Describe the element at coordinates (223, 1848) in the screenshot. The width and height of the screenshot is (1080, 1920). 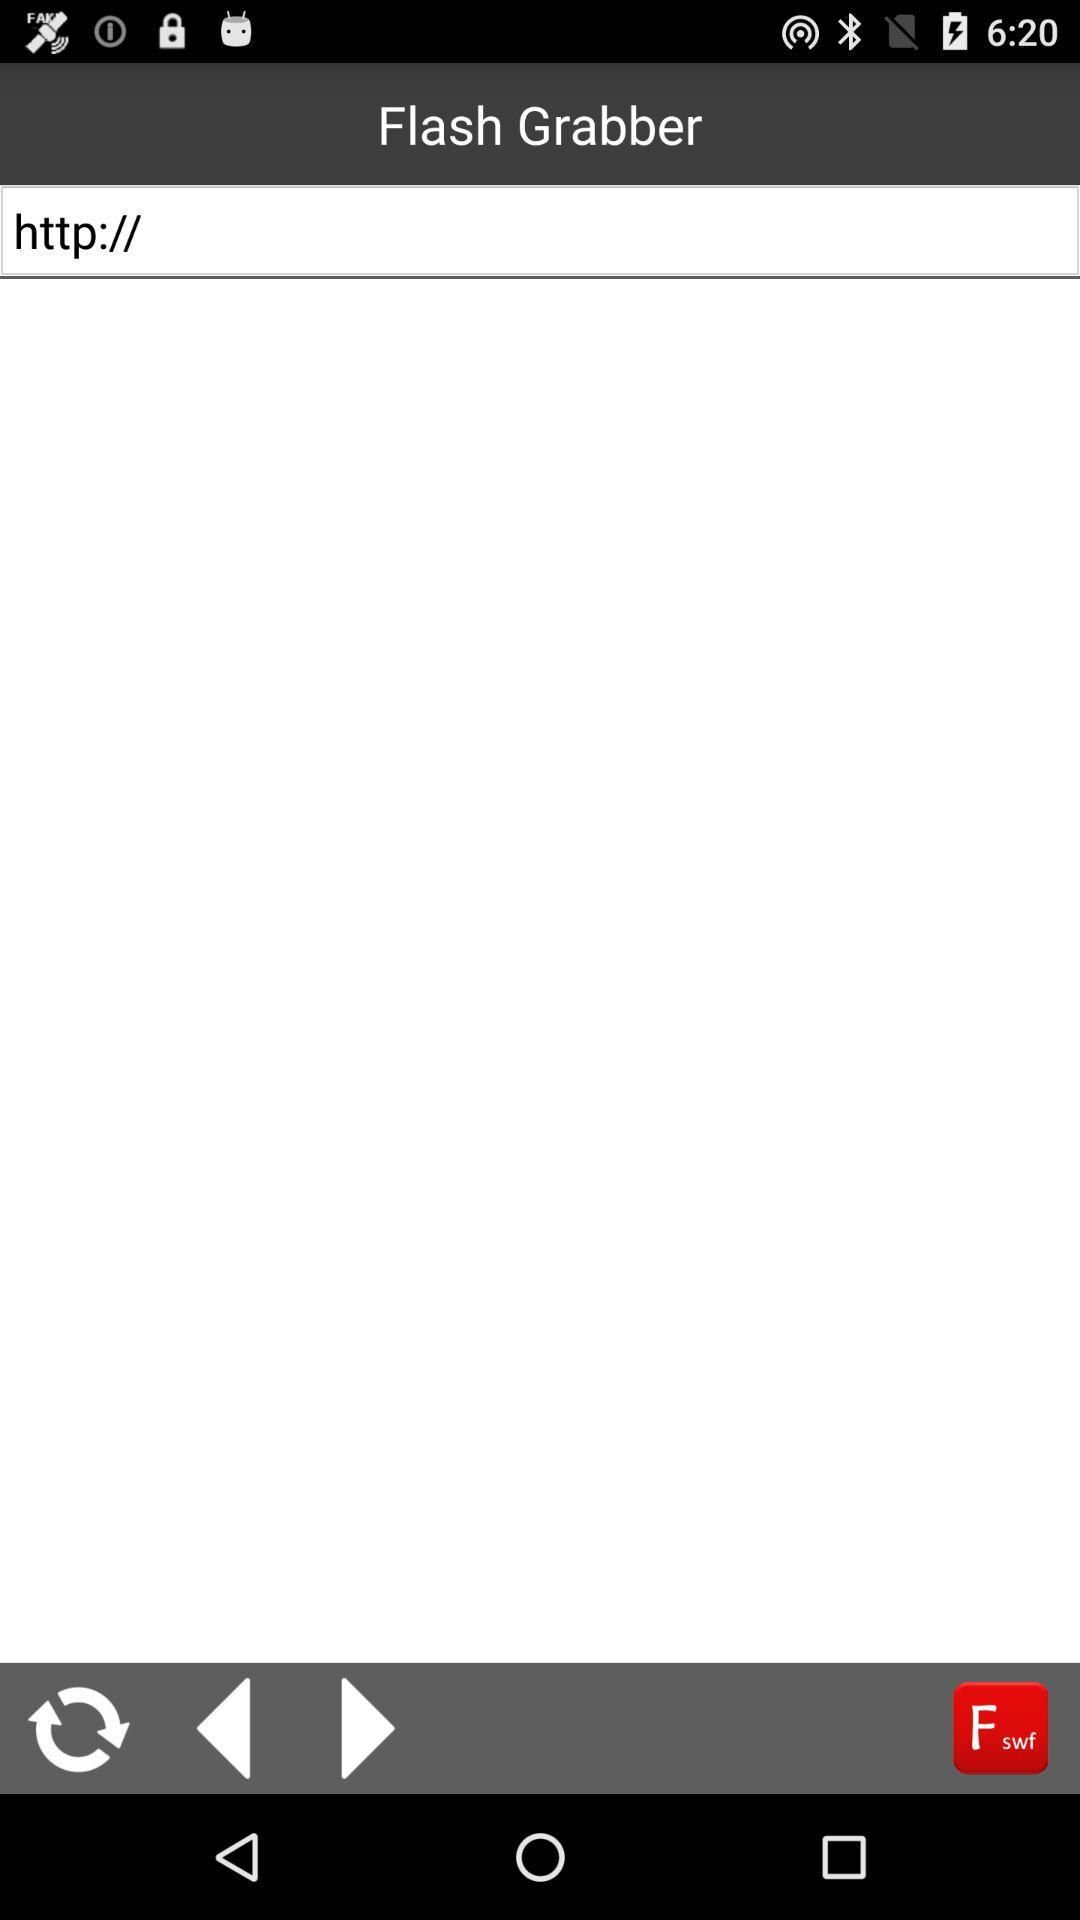
I see `the arrow_backward icon` at that location.